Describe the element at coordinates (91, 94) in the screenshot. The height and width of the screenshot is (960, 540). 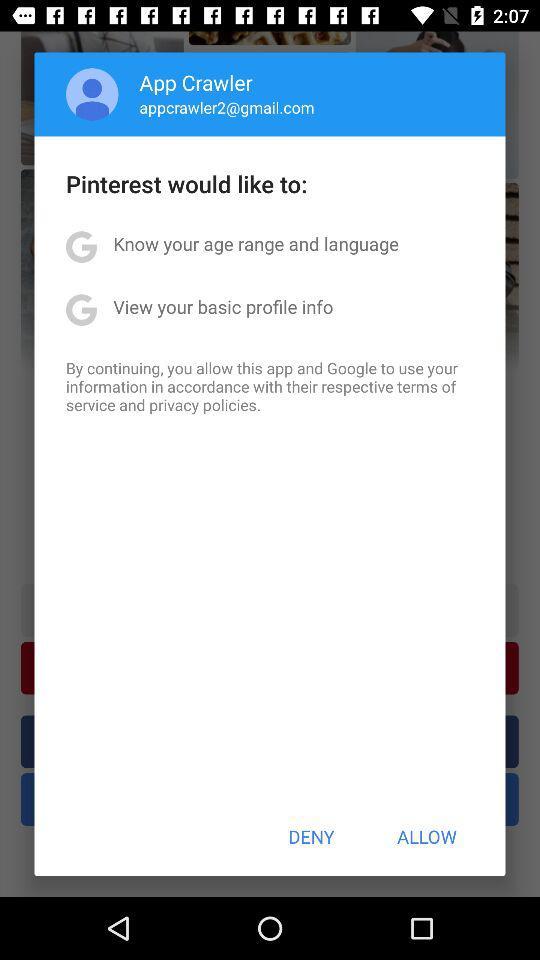
I see `app above pinterest would like item` at that location.